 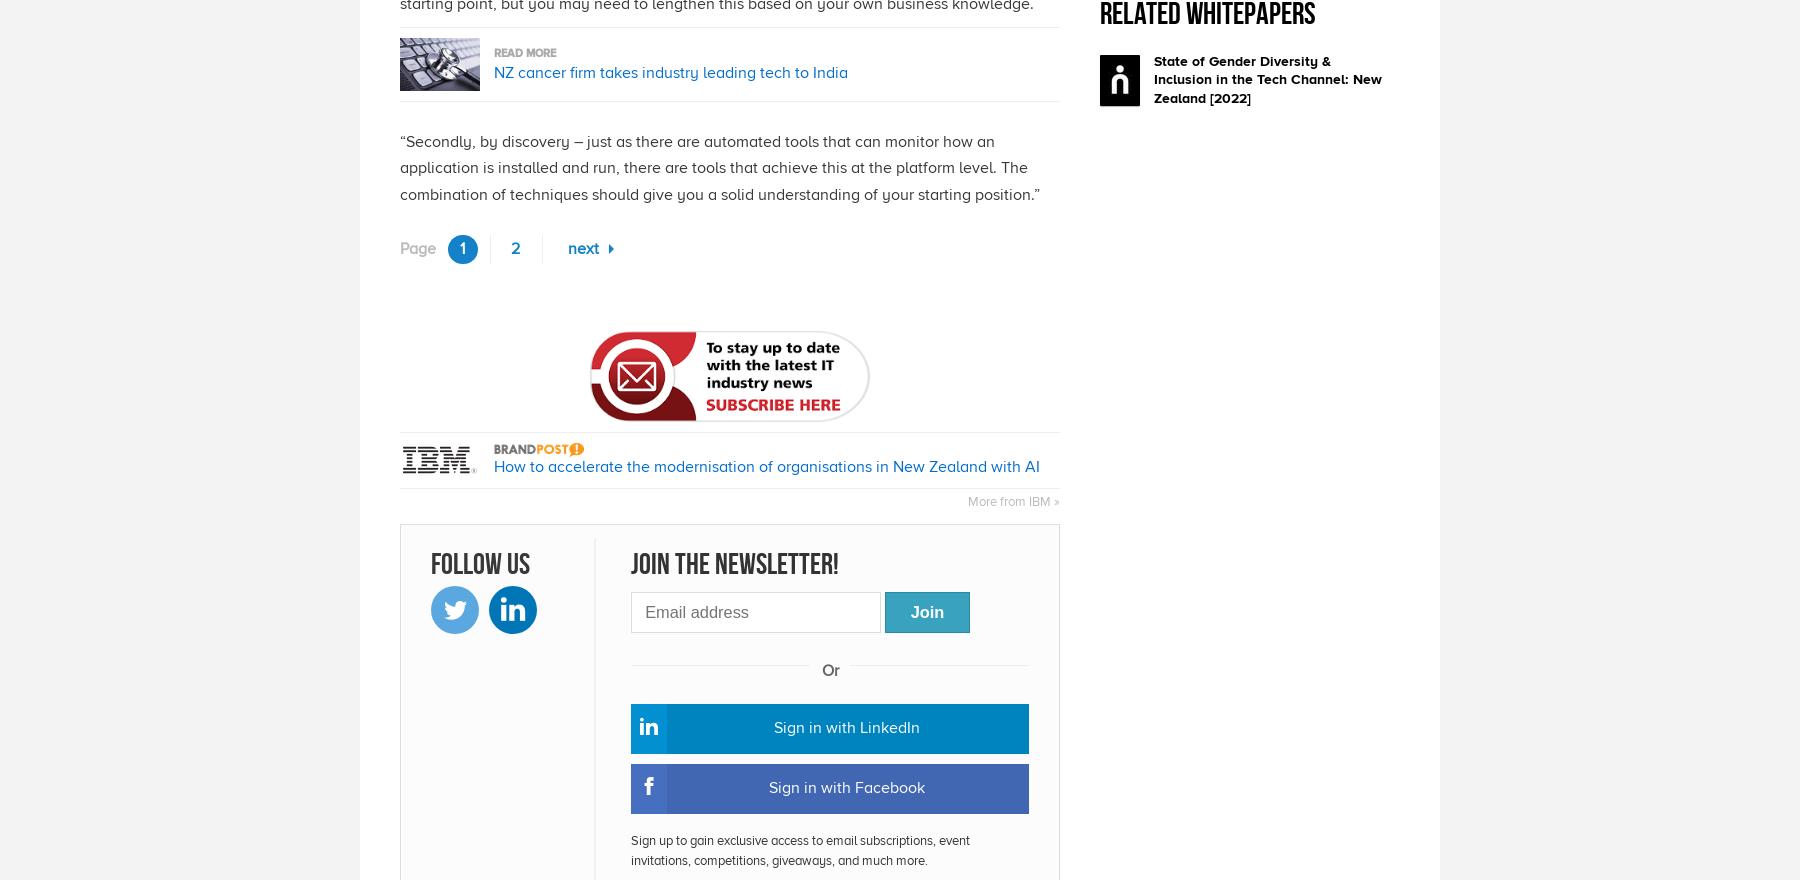 I want to click on 'More from IBM', so click(x=1008, y=502).